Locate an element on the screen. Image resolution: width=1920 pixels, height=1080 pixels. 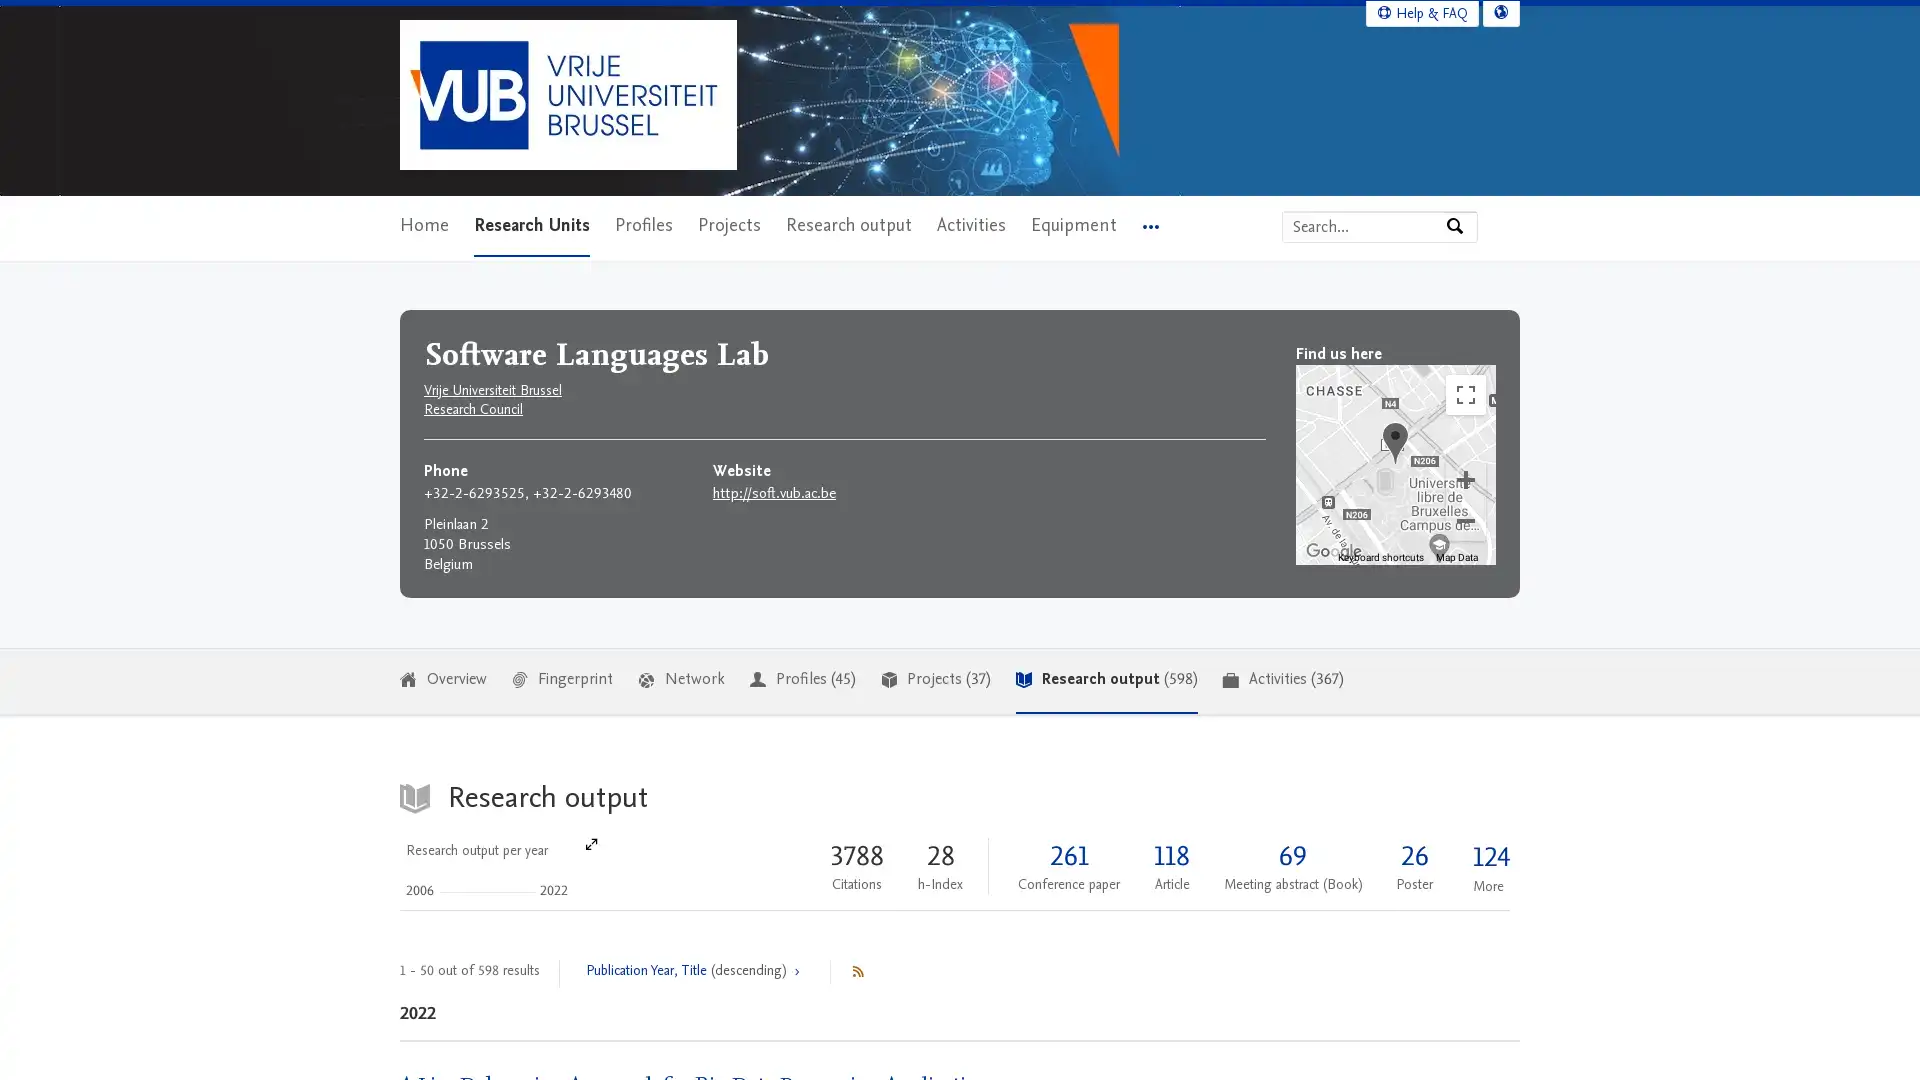
Toggle fullscreen view is located at coordinates (1465, 393).